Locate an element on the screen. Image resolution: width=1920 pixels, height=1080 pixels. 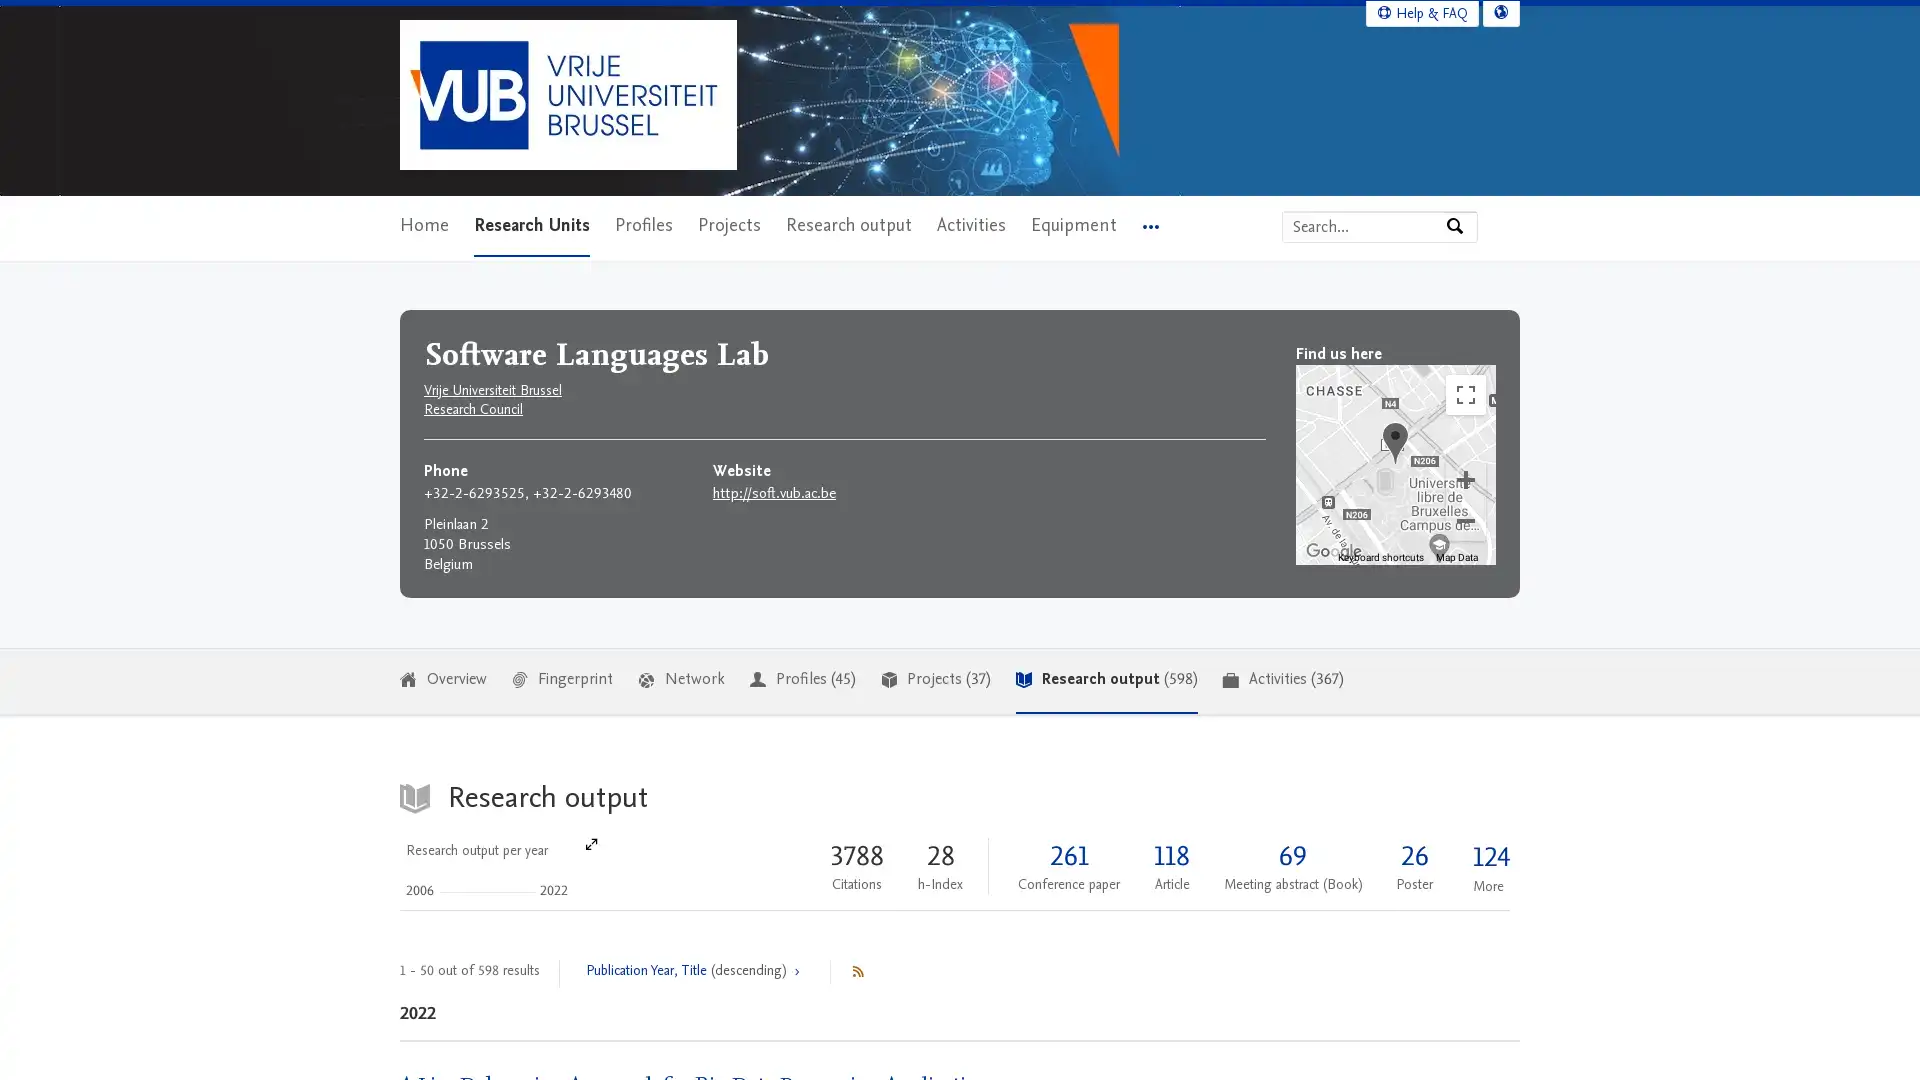
Toggle fullscreen view is located at coordinates (1465, 393).